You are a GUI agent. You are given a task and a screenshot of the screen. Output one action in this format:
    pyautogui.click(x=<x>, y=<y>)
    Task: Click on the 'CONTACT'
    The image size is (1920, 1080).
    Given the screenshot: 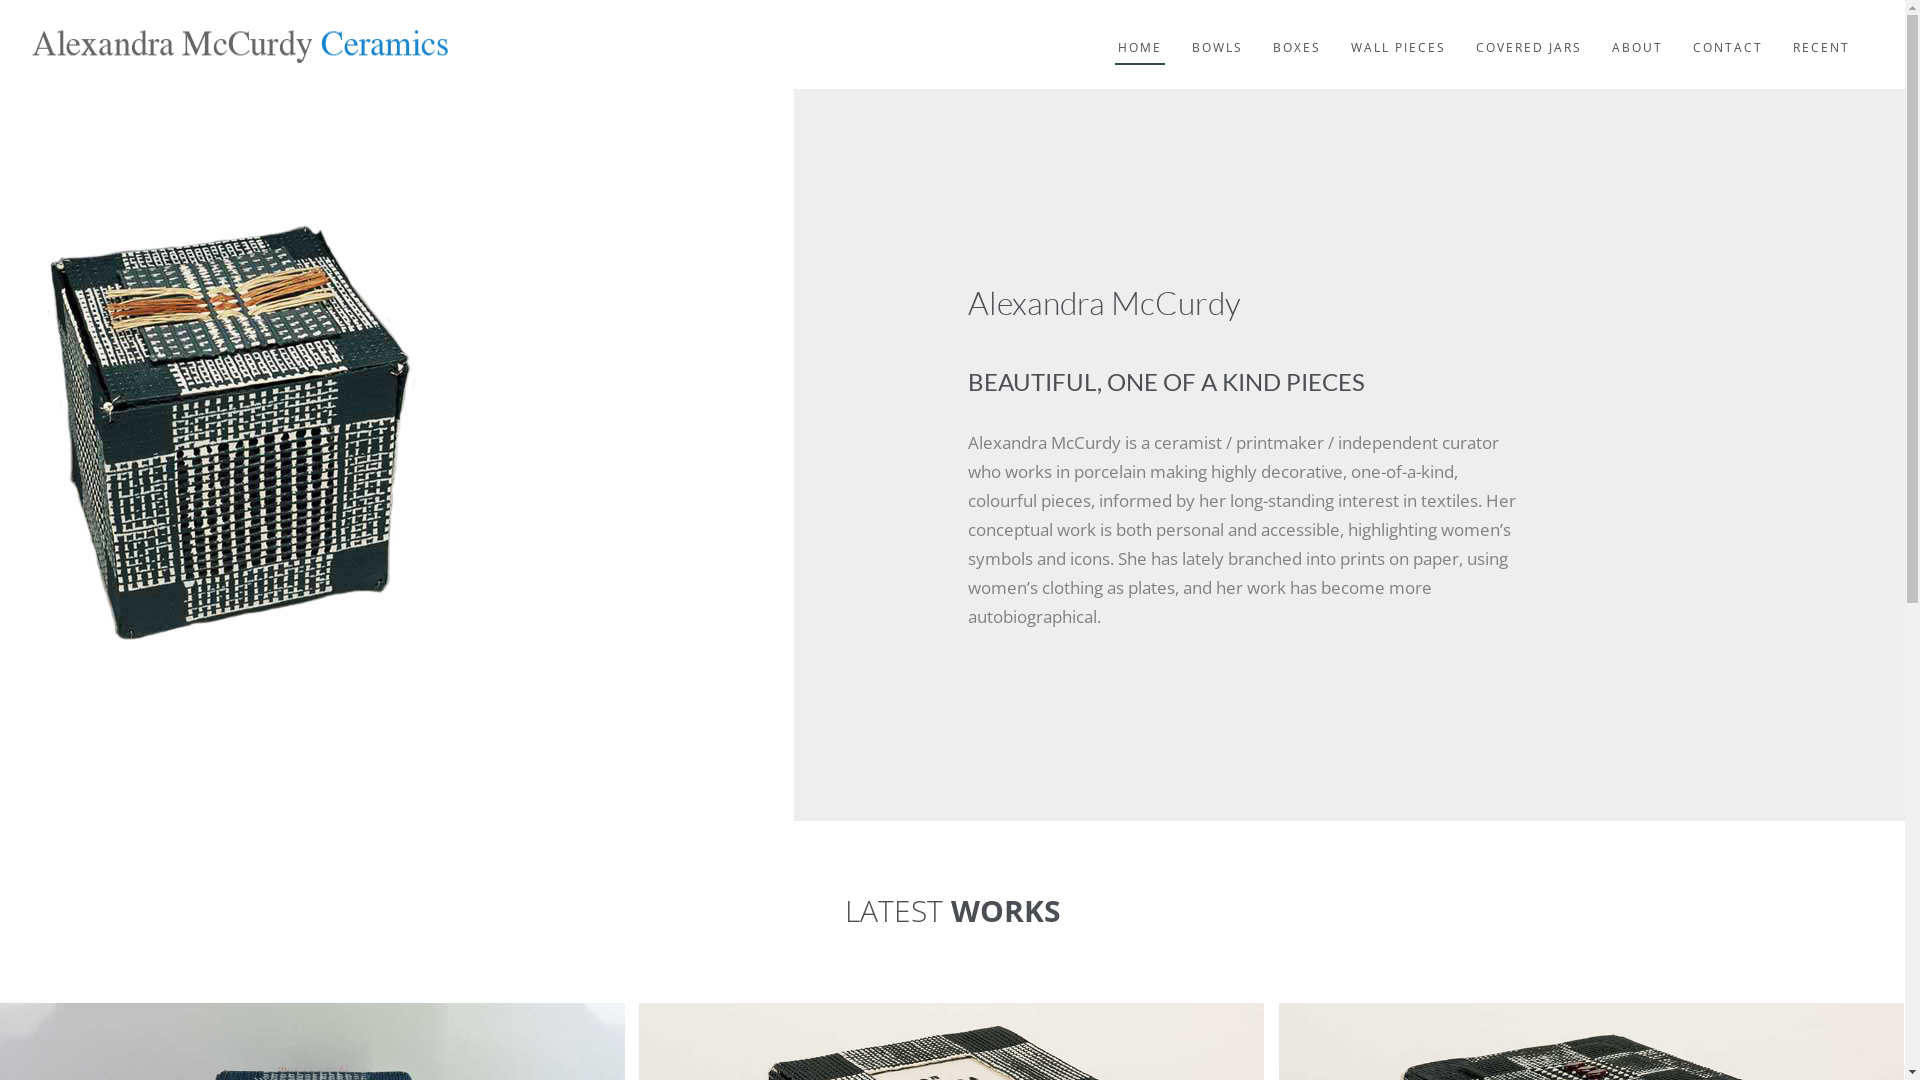 What is the action you would take?
    pyautogui.click(x=1688, y=32)
    